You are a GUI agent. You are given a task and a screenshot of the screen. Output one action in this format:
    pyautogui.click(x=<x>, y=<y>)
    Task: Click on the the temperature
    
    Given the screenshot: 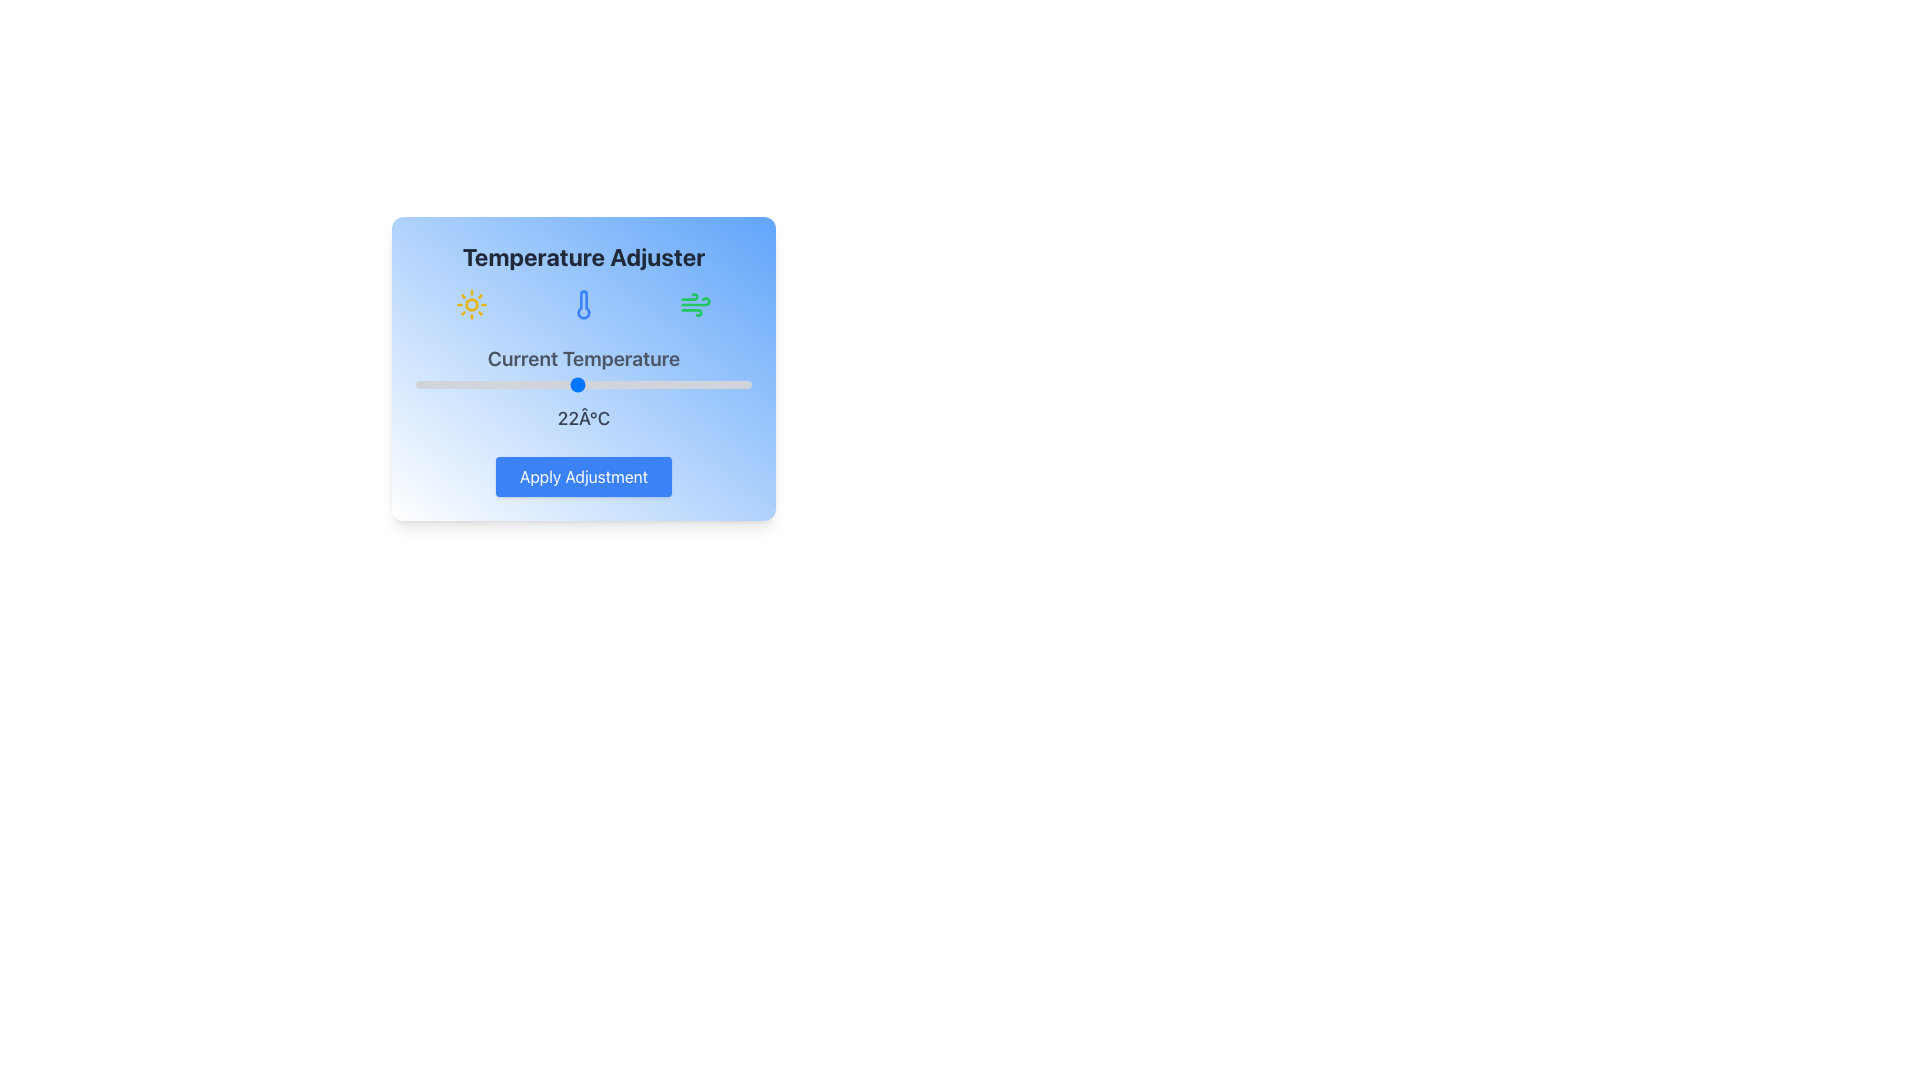 What is the action you would take?
    pyautogui.click(x=724, y=385)
    